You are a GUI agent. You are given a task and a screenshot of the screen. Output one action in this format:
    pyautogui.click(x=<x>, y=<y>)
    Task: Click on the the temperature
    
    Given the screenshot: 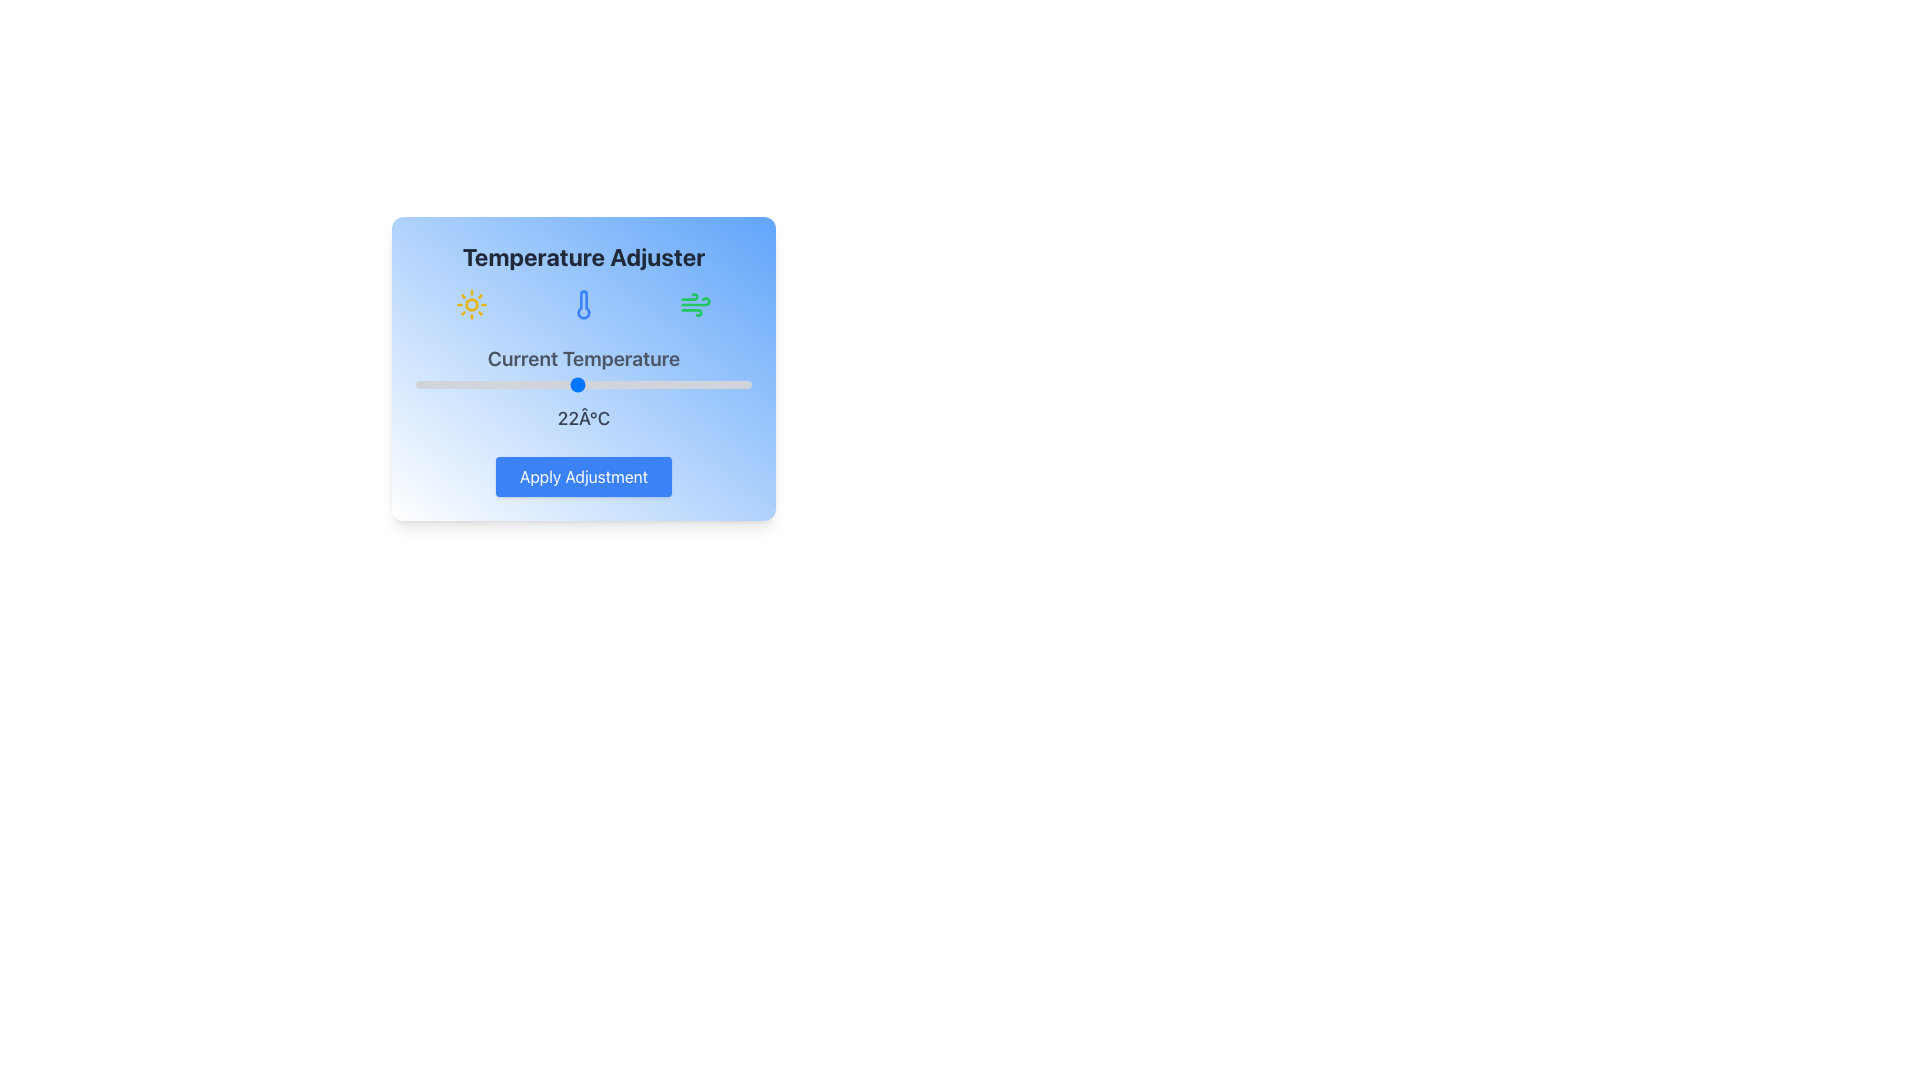 What is the action you would take?
    pyautogui.click(x=724, y=385)
    